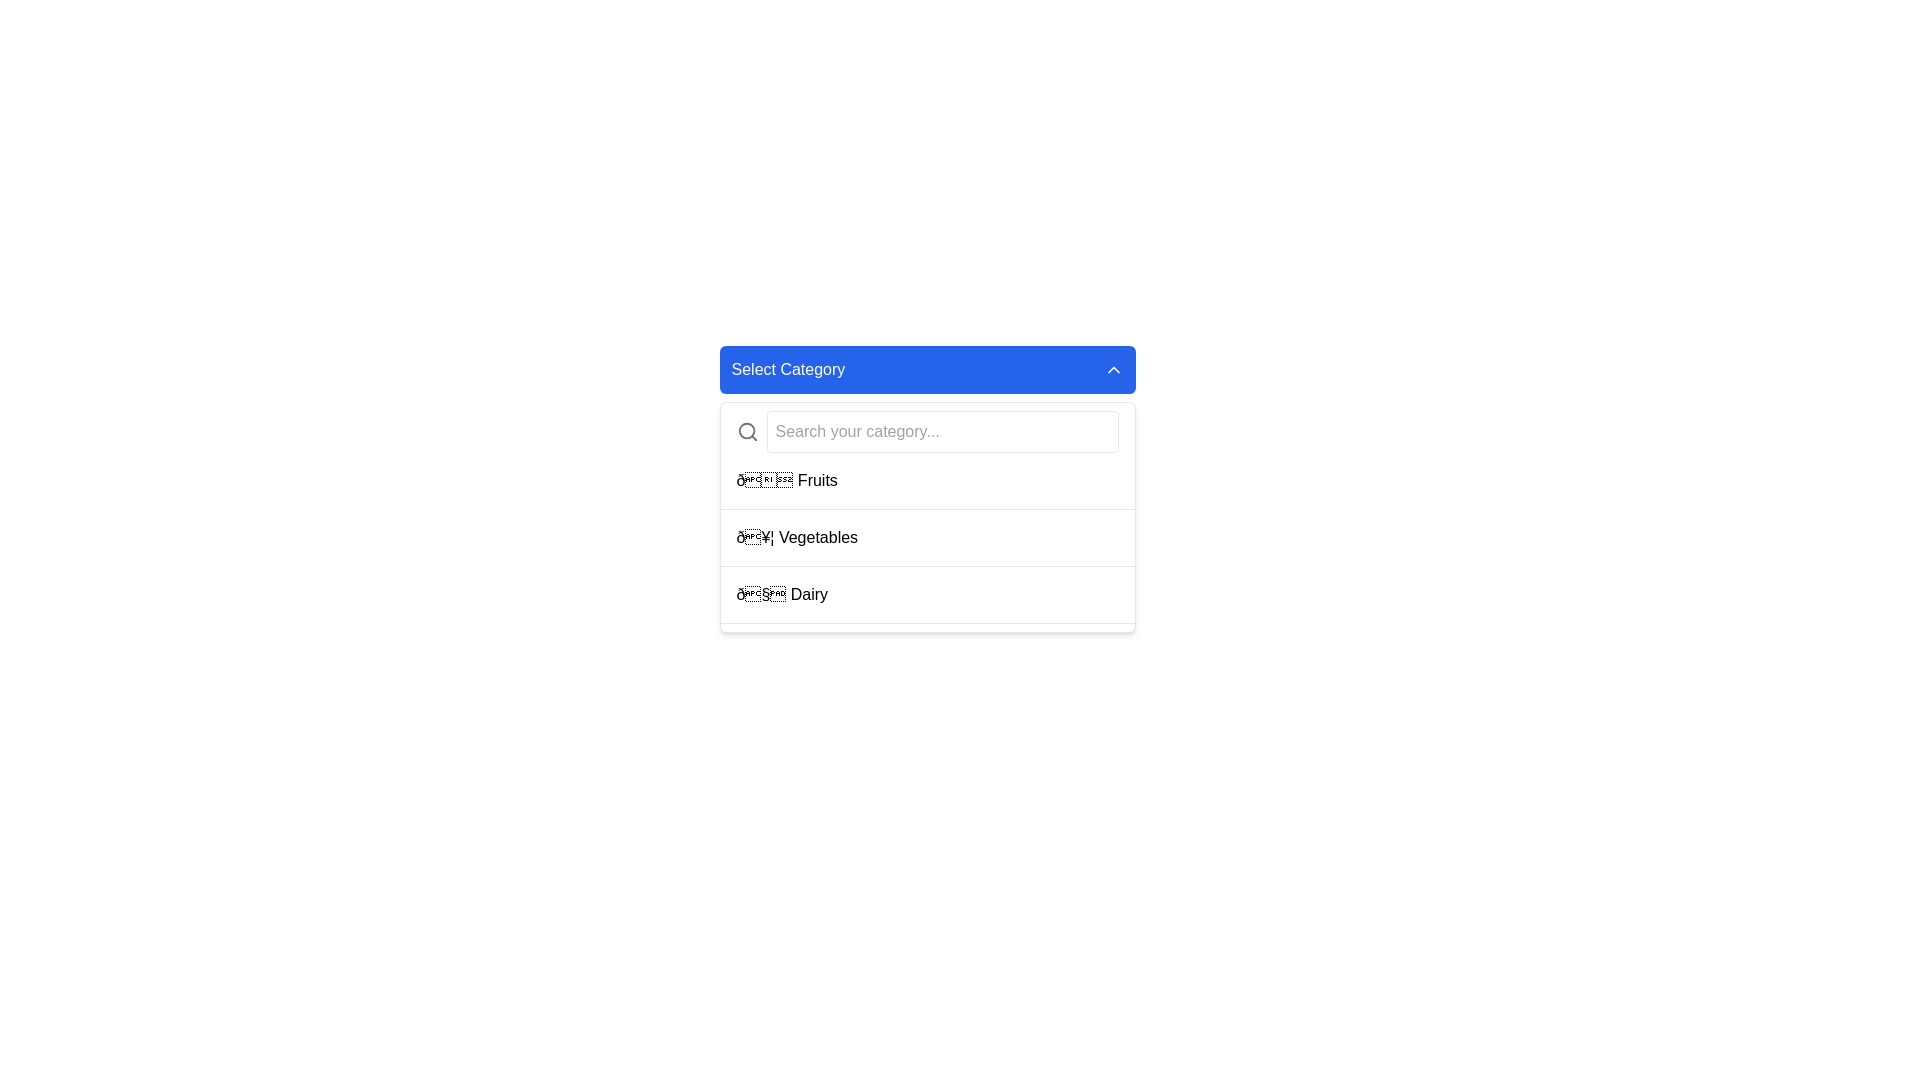  Describe the element at coordinates (926, 489) in the screenshot. I see `the first item in the dropdown list that selects 'Fruits'` at that location.